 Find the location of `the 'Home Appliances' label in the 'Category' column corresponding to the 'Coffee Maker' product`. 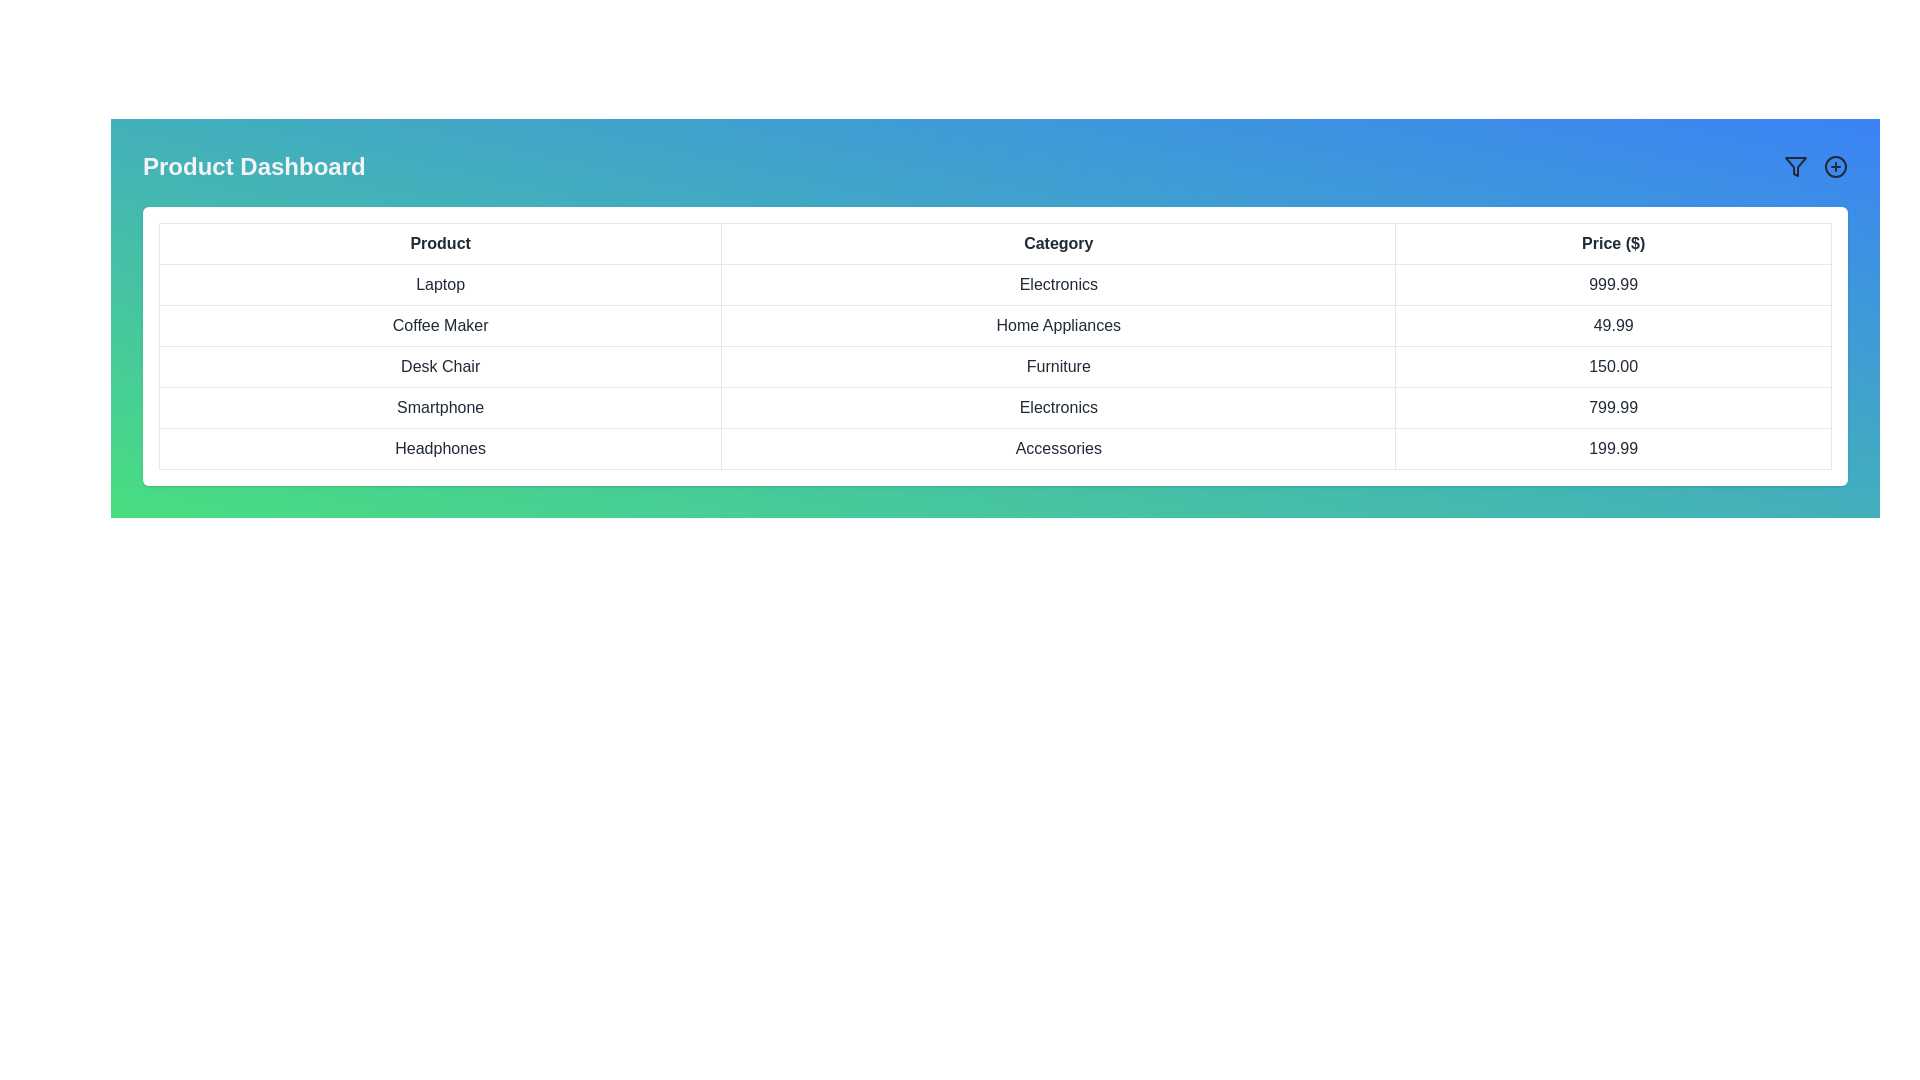

the 'Home Appliances' label in the 'Category' column corresponding to the 'Coffee Maker' product is located at coordinates (1057, 325).